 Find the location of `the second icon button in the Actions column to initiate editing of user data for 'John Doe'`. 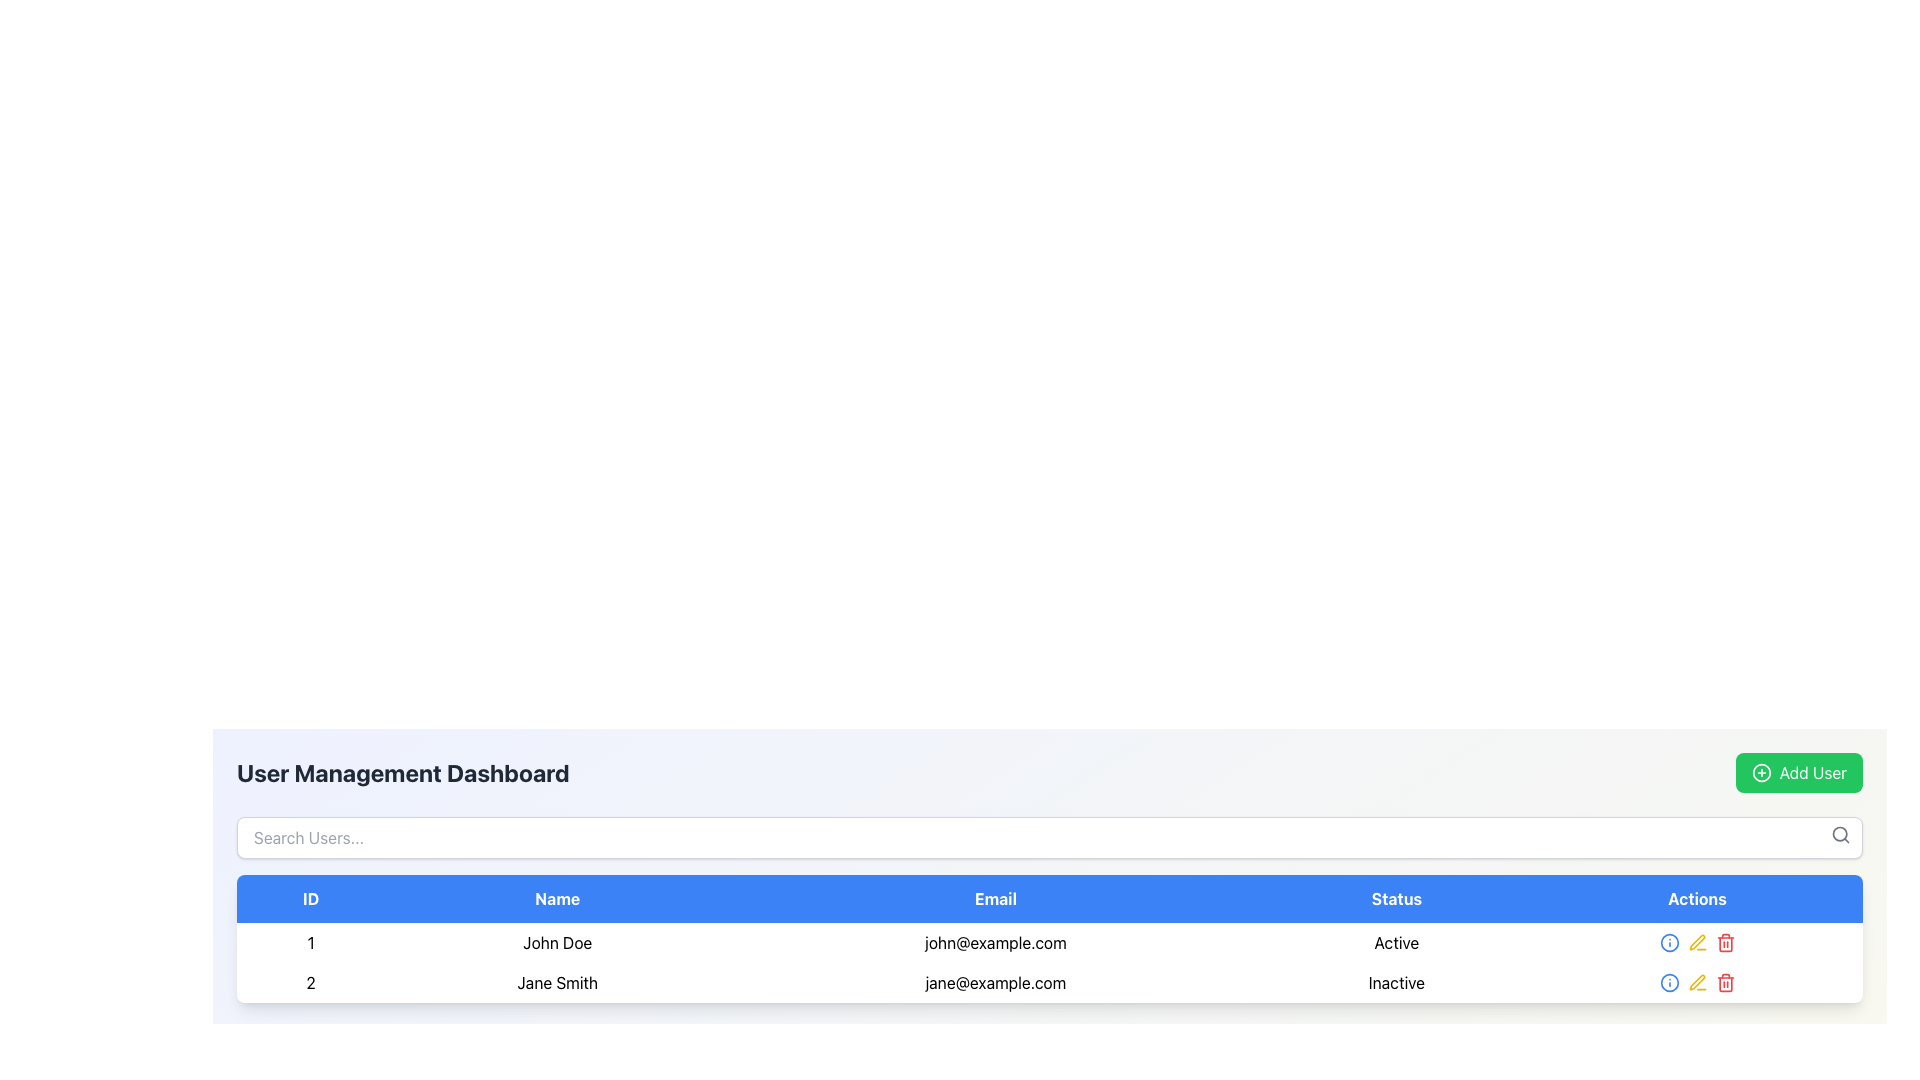

the second icon button in the Actions column to initiate editing of user data for 'John Doe' is located at coordinates (1696, 942).